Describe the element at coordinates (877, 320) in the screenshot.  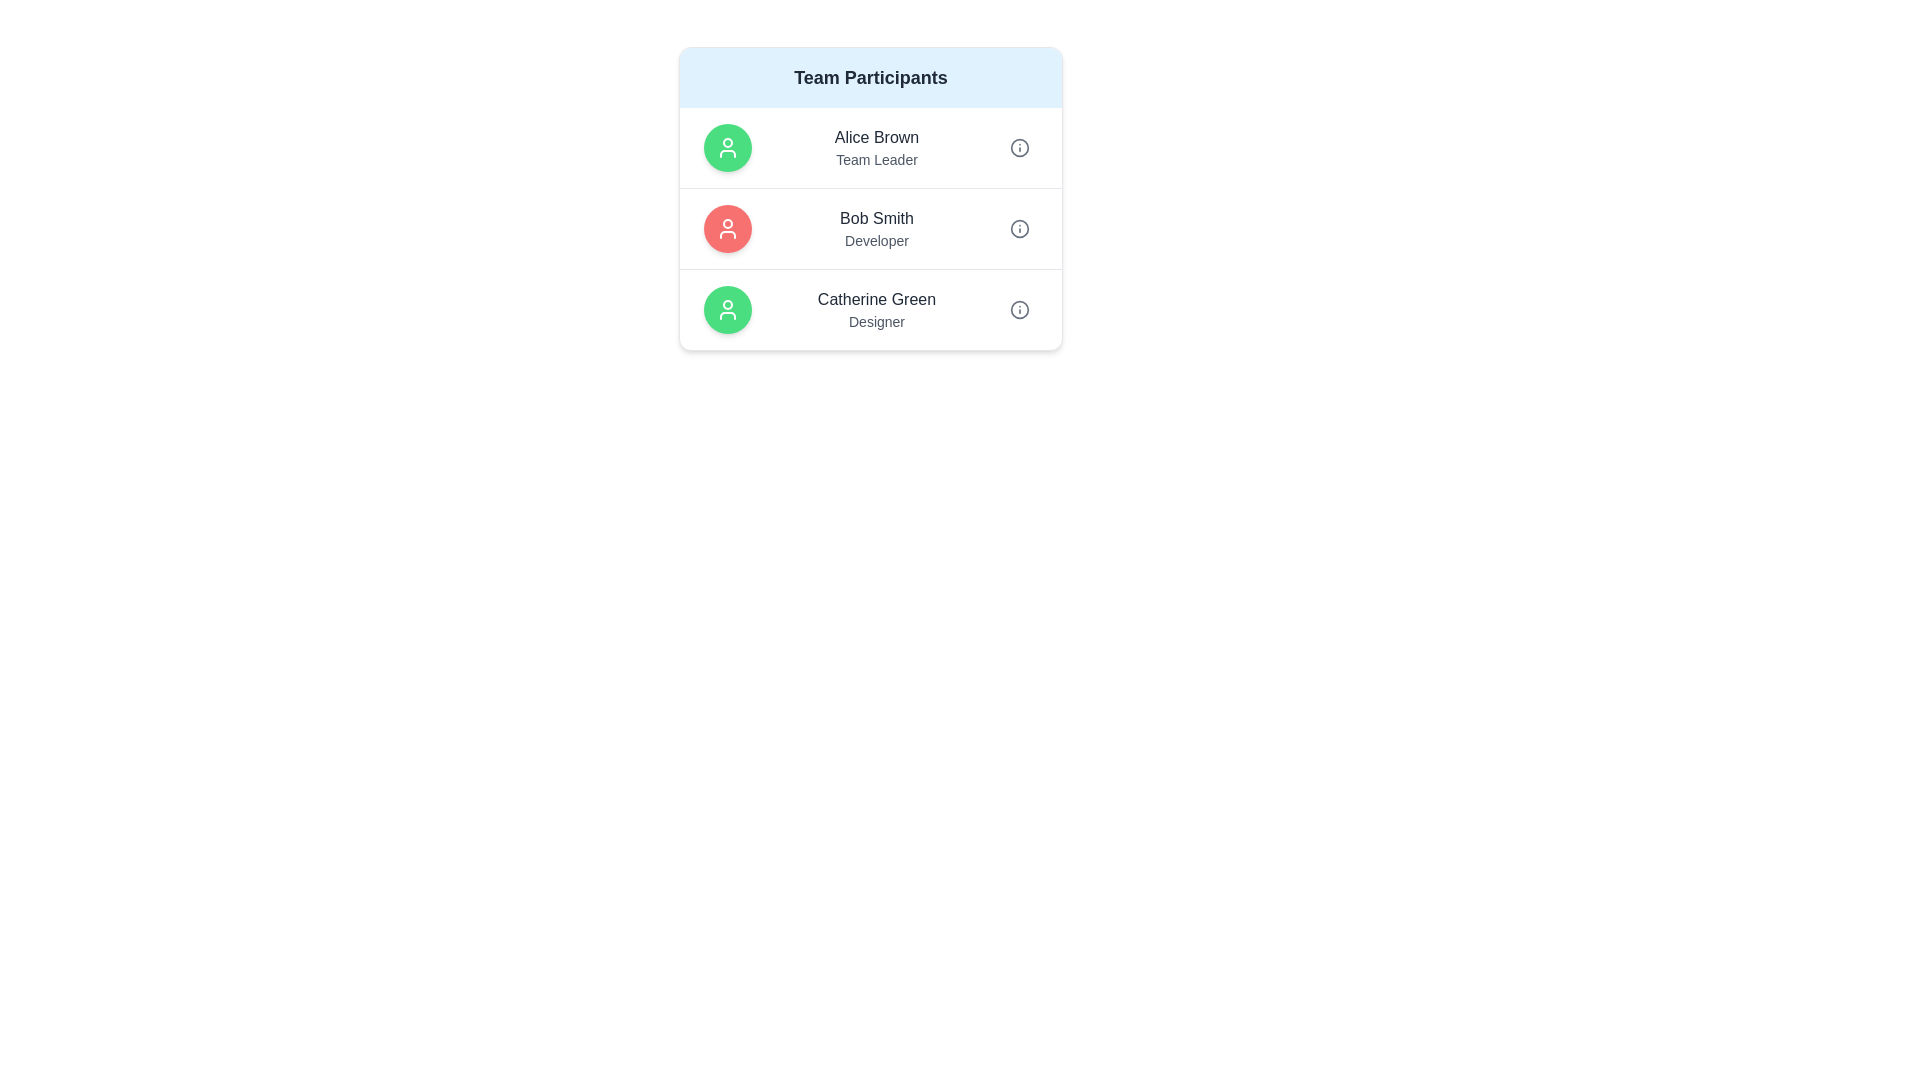
I see `the text label that reads 'Designer', which is styled in light gray and appears below the name 'Catherine Green' in the team participant list` at that location.